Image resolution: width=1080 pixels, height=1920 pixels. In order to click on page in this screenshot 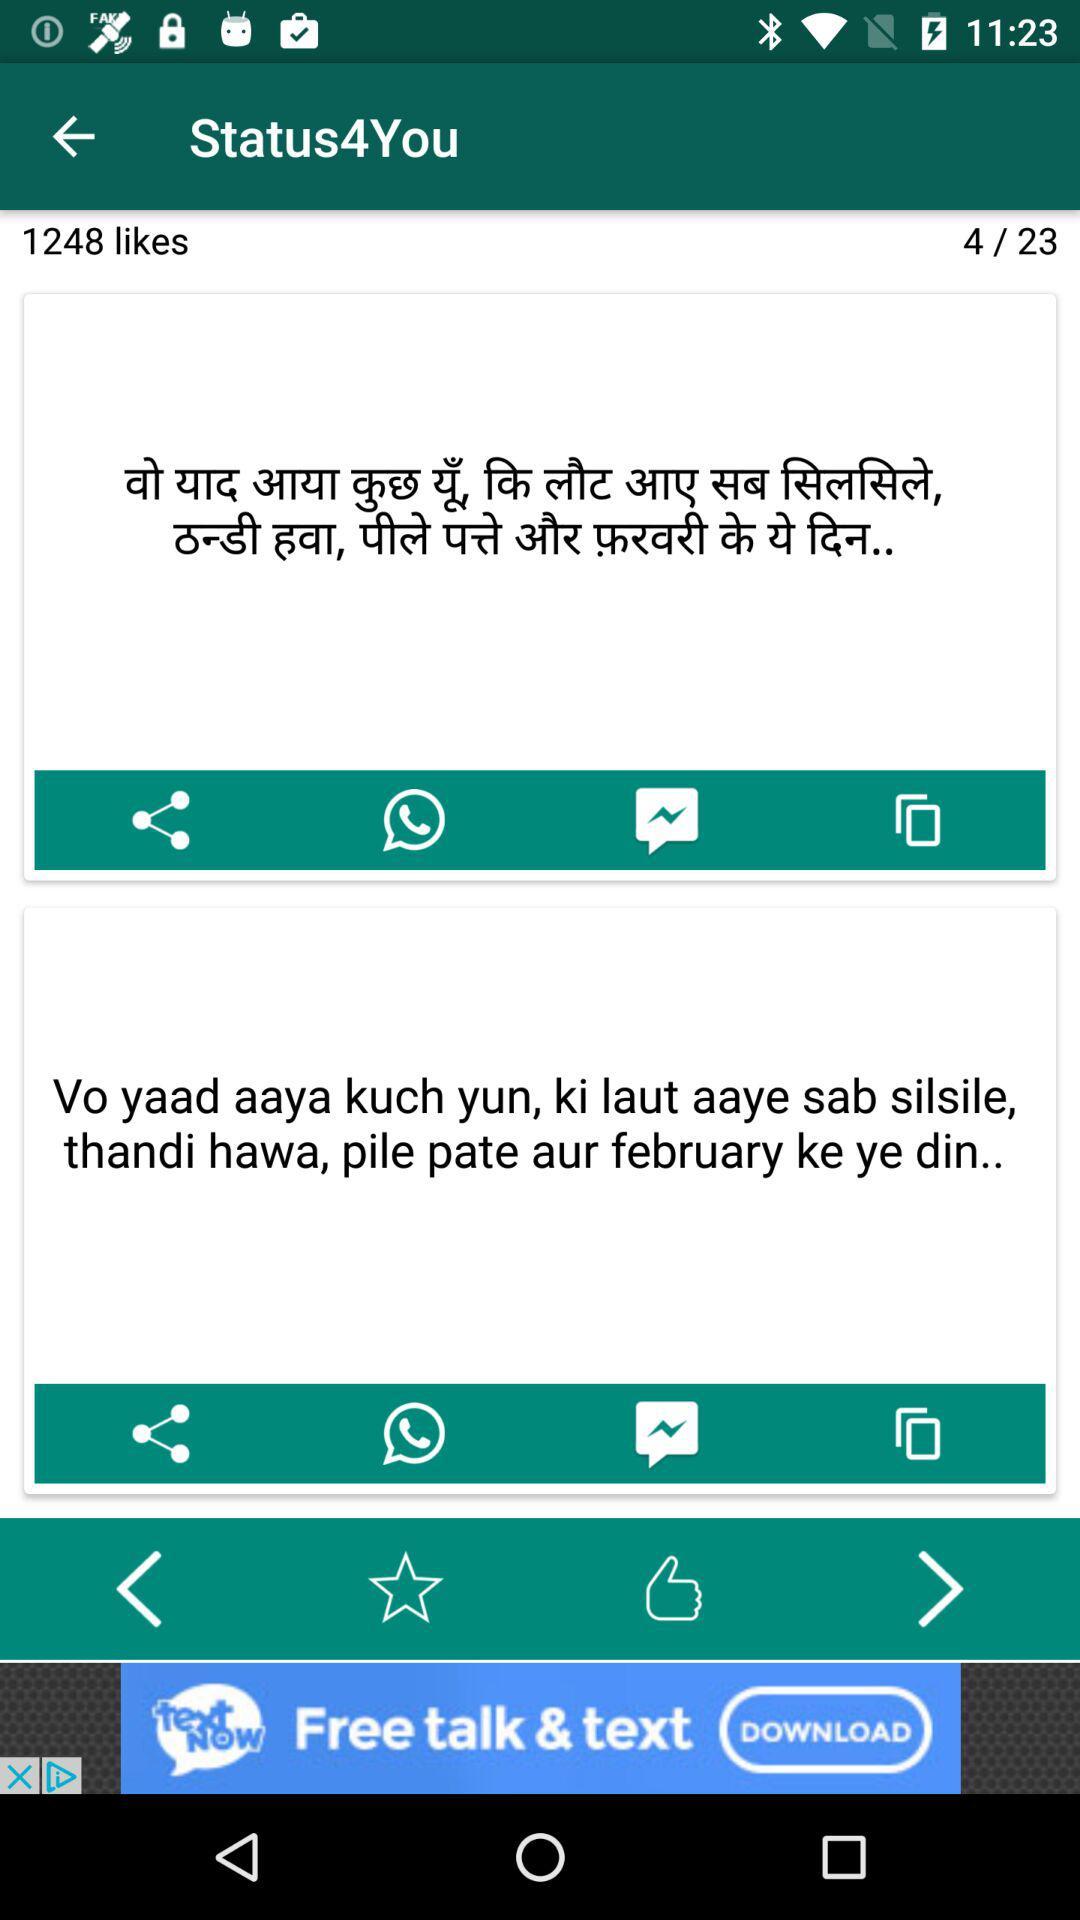, I will do `click(405, 1587)`.